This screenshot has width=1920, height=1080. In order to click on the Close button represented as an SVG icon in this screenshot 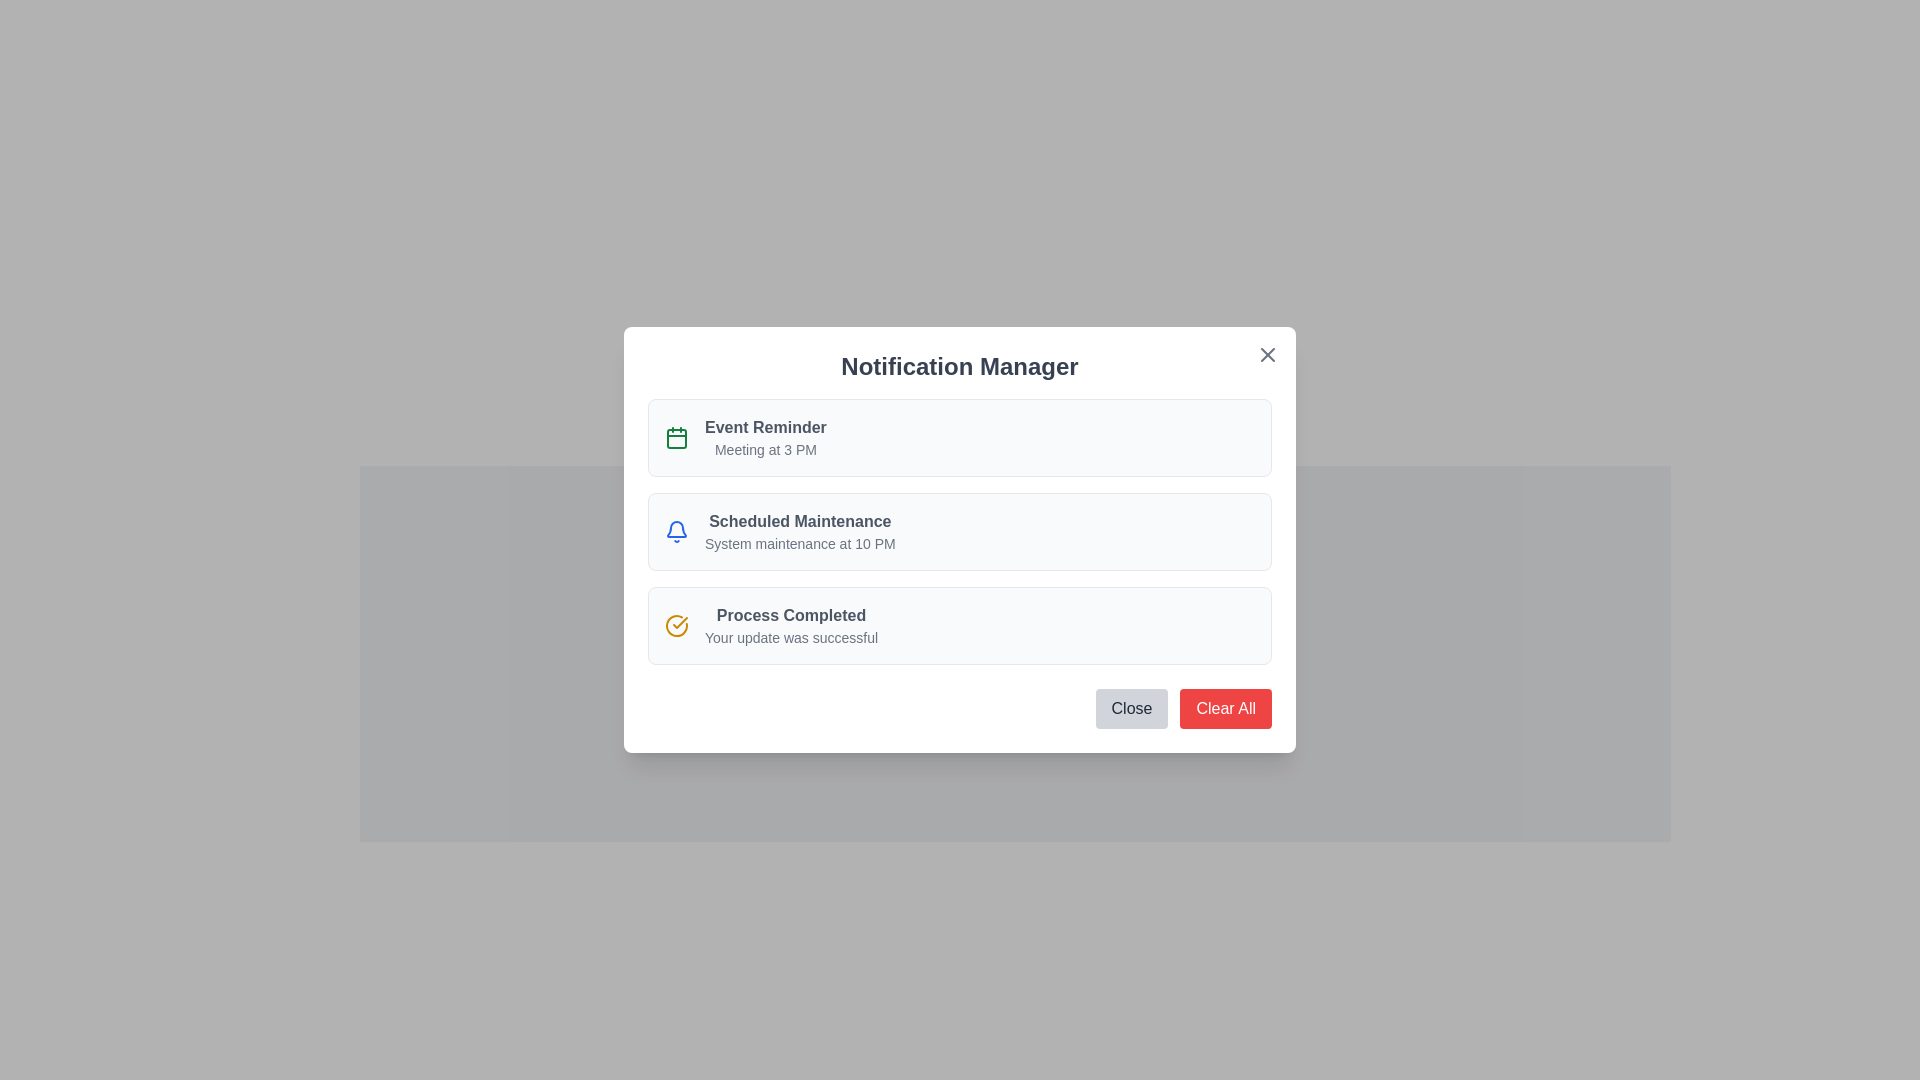, I will do `click(1266, 353)`.